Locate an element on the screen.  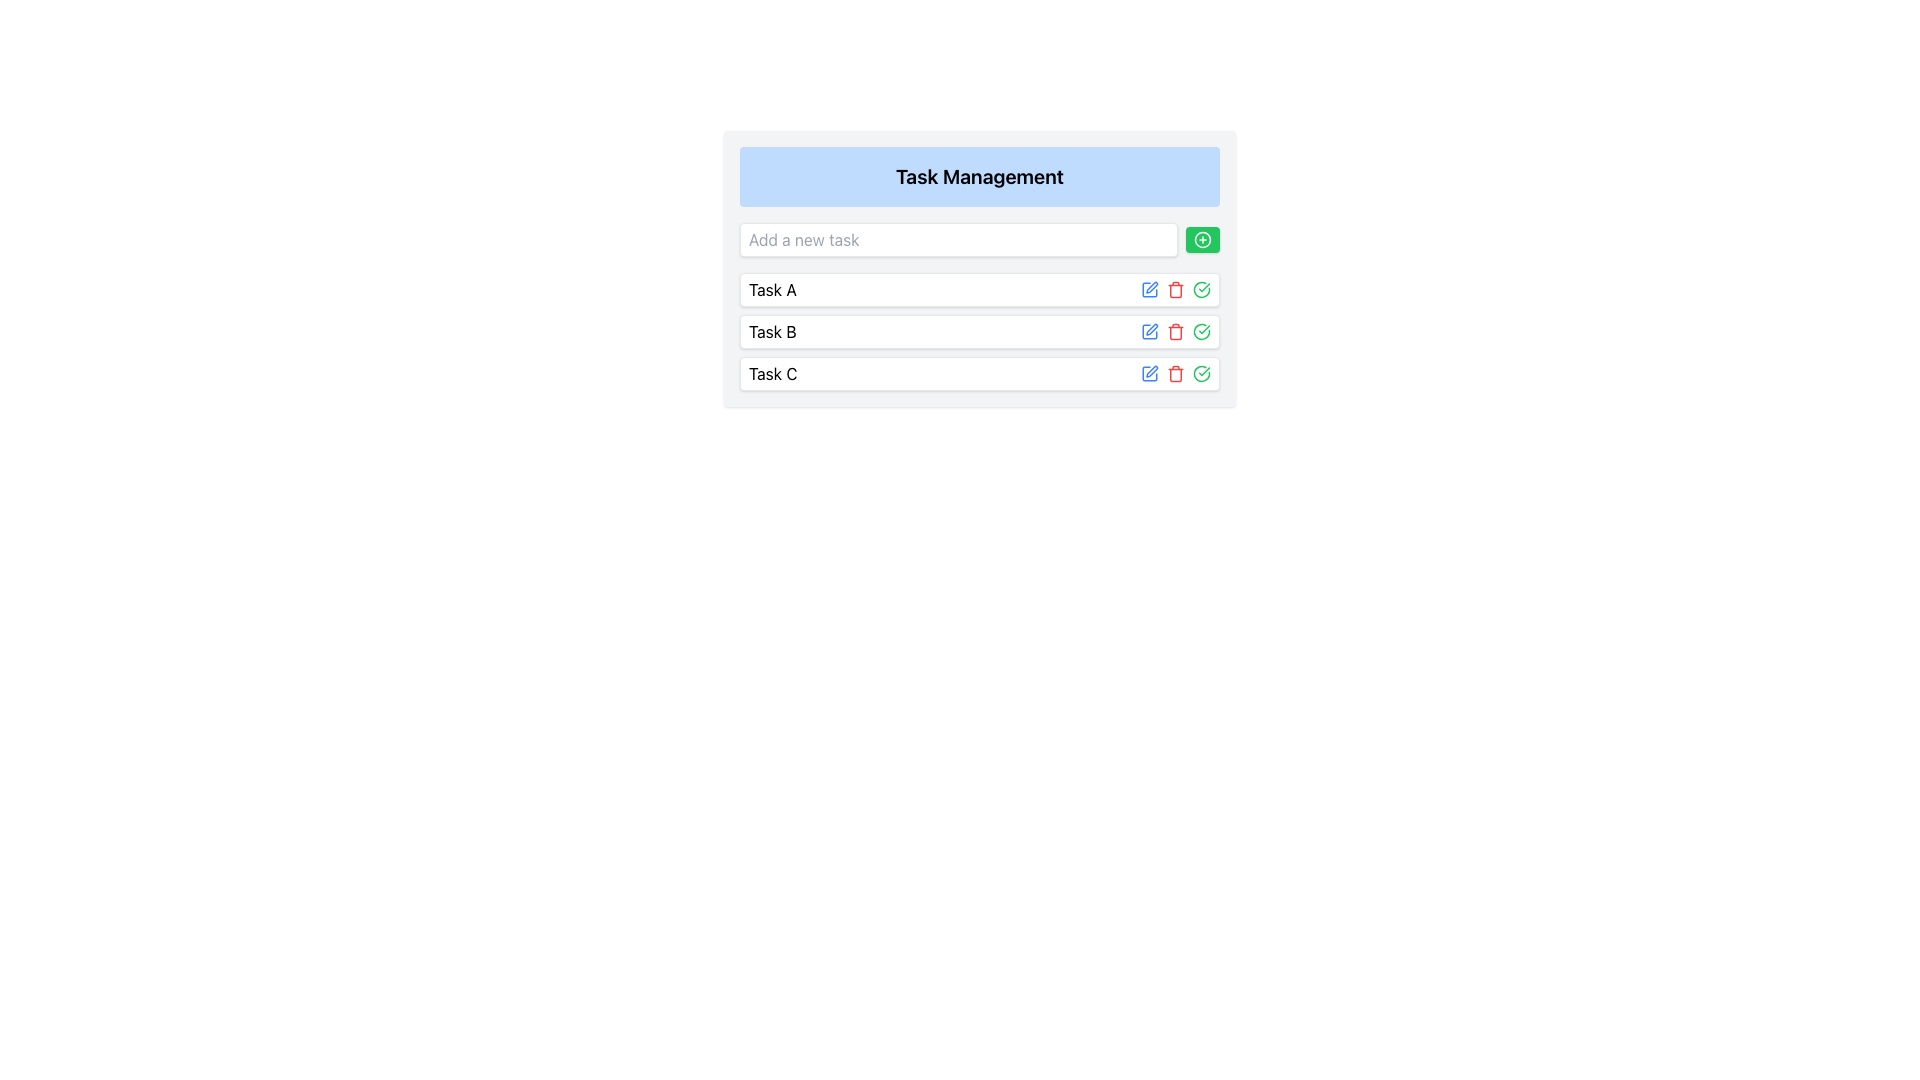
the interactive green circular icon with a checkmark located next to 'Task C' in the task management interface is located at coordinates (1200, 289).